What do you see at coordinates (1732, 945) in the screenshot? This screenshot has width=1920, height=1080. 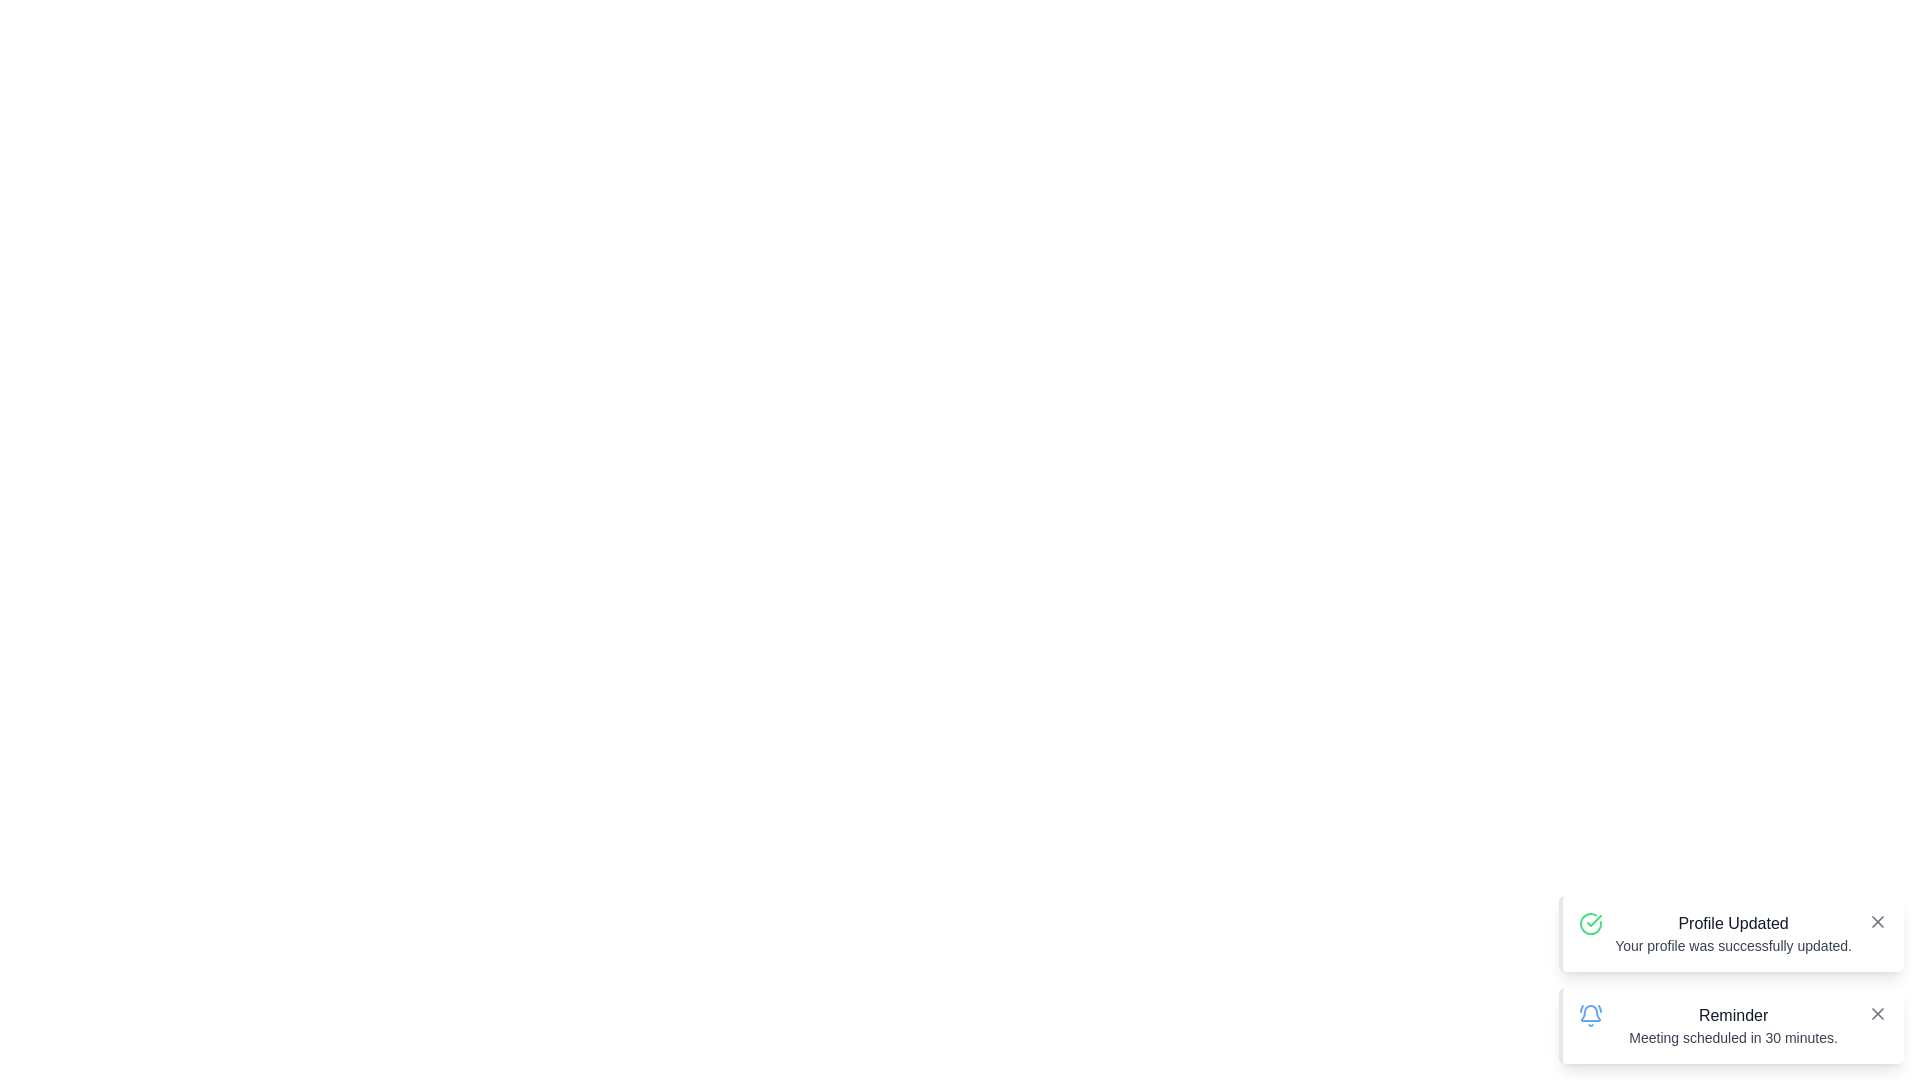 I see `message displayed in the text label that states 'Your profile was successfully updated.' located within the notification card for 'Profile Updated.'` at bounding box center [1732, 945].